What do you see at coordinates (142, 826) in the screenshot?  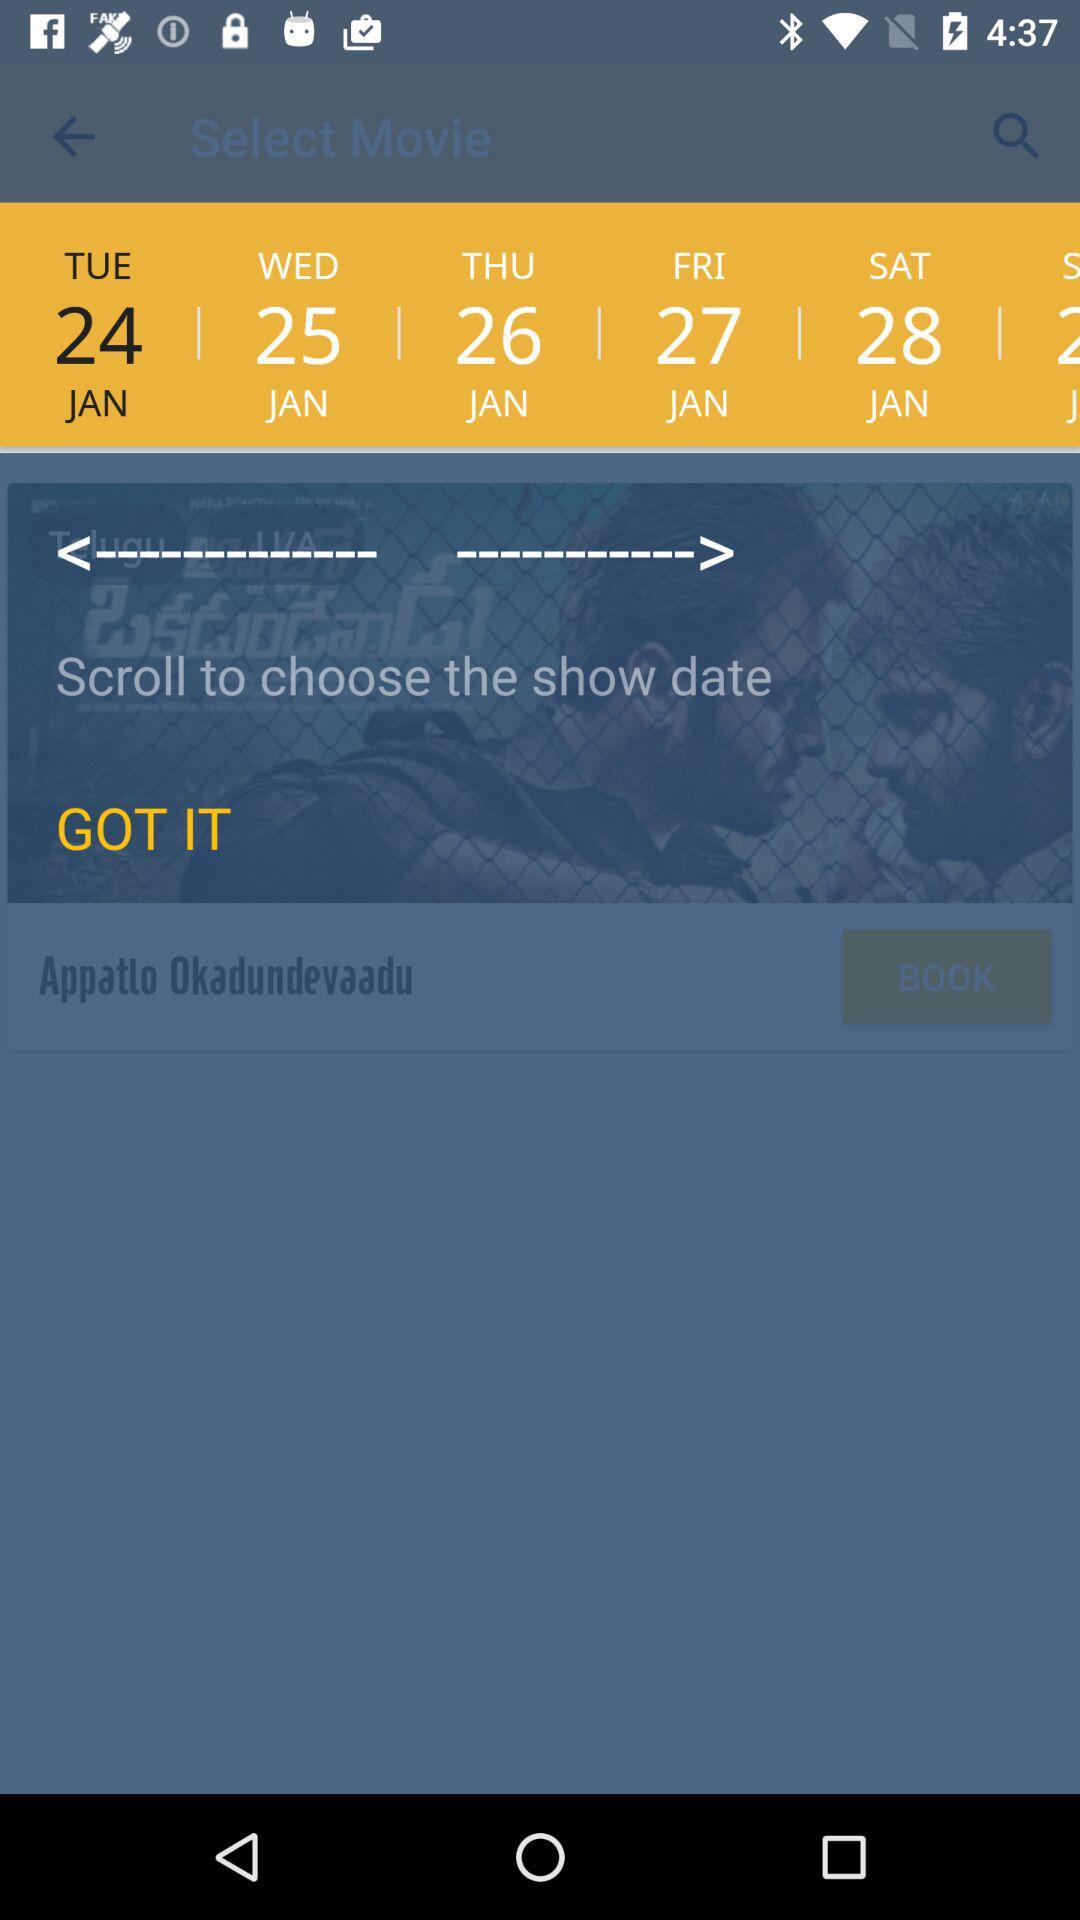 I see `icon above appatlo okadundevaadu item` at bounding box center [142, 826].